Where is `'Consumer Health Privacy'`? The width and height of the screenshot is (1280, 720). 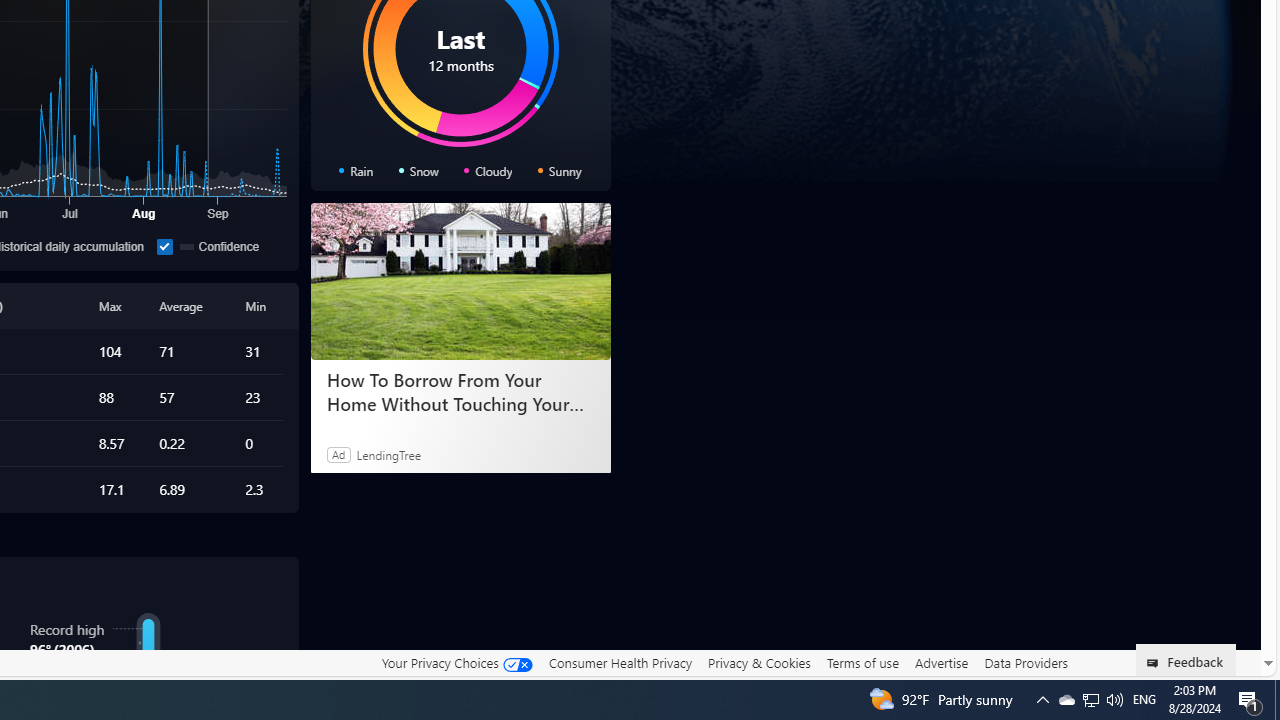 'Consumer Health Privacy' is located at coordinates (619, 662).